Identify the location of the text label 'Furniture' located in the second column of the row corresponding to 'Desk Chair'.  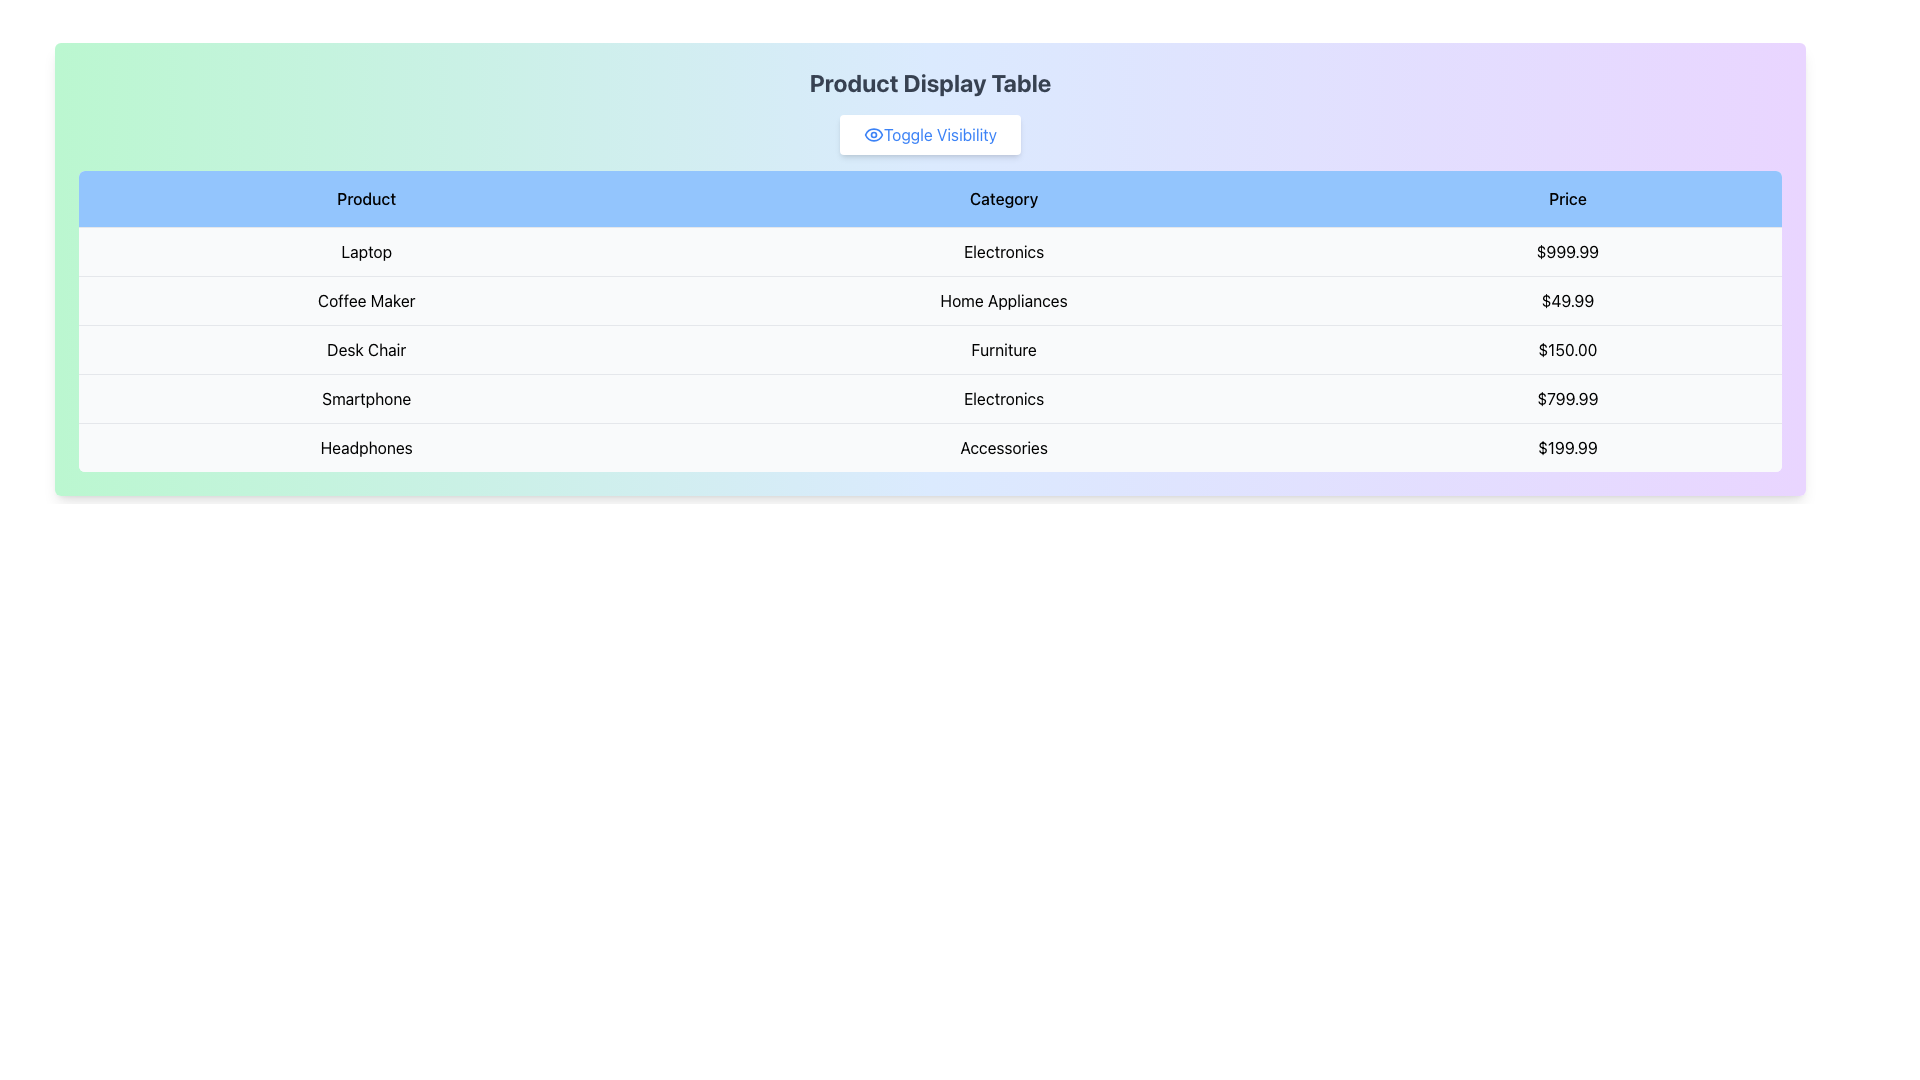
(1004, 349).